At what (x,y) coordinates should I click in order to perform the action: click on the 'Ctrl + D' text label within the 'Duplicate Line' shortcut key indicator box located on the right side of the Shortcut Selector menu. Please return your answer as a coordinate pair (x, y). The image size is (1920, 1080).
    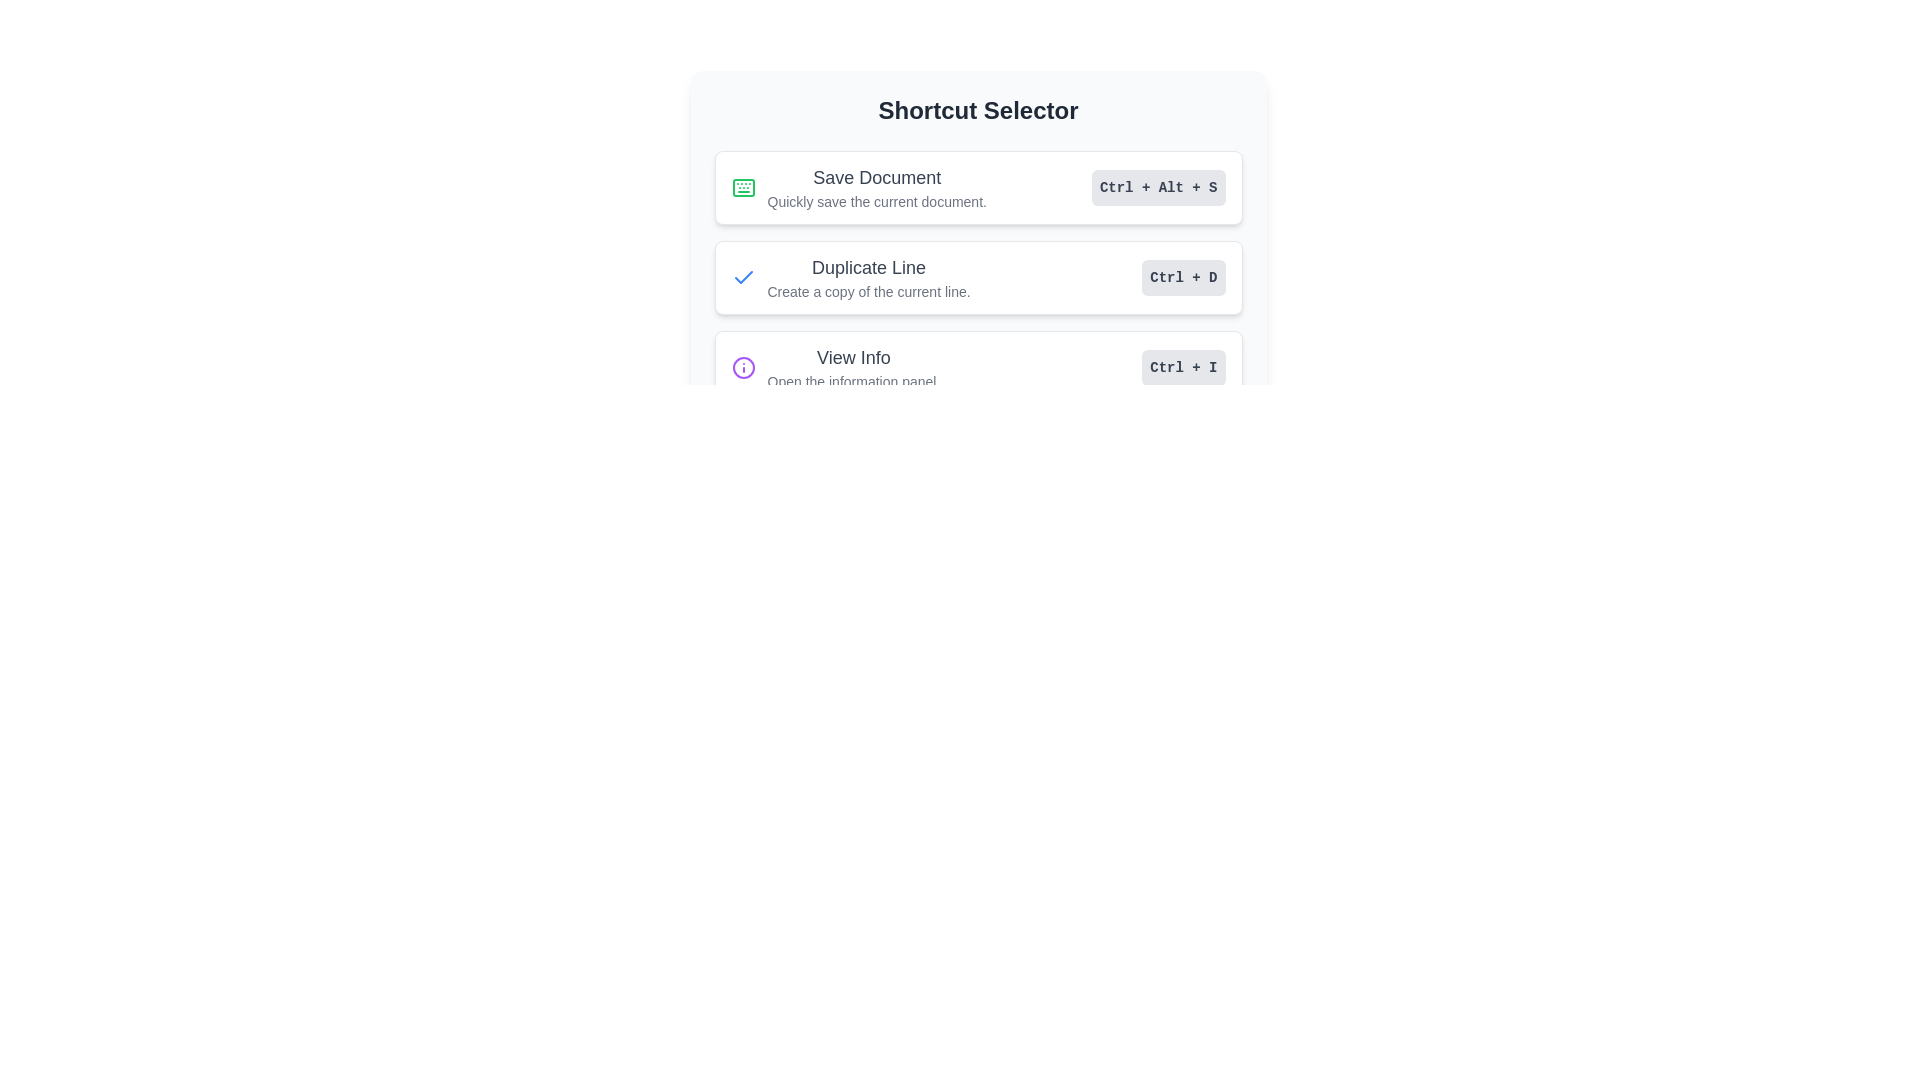
    Looking at the image, I should click on (1183, 277).